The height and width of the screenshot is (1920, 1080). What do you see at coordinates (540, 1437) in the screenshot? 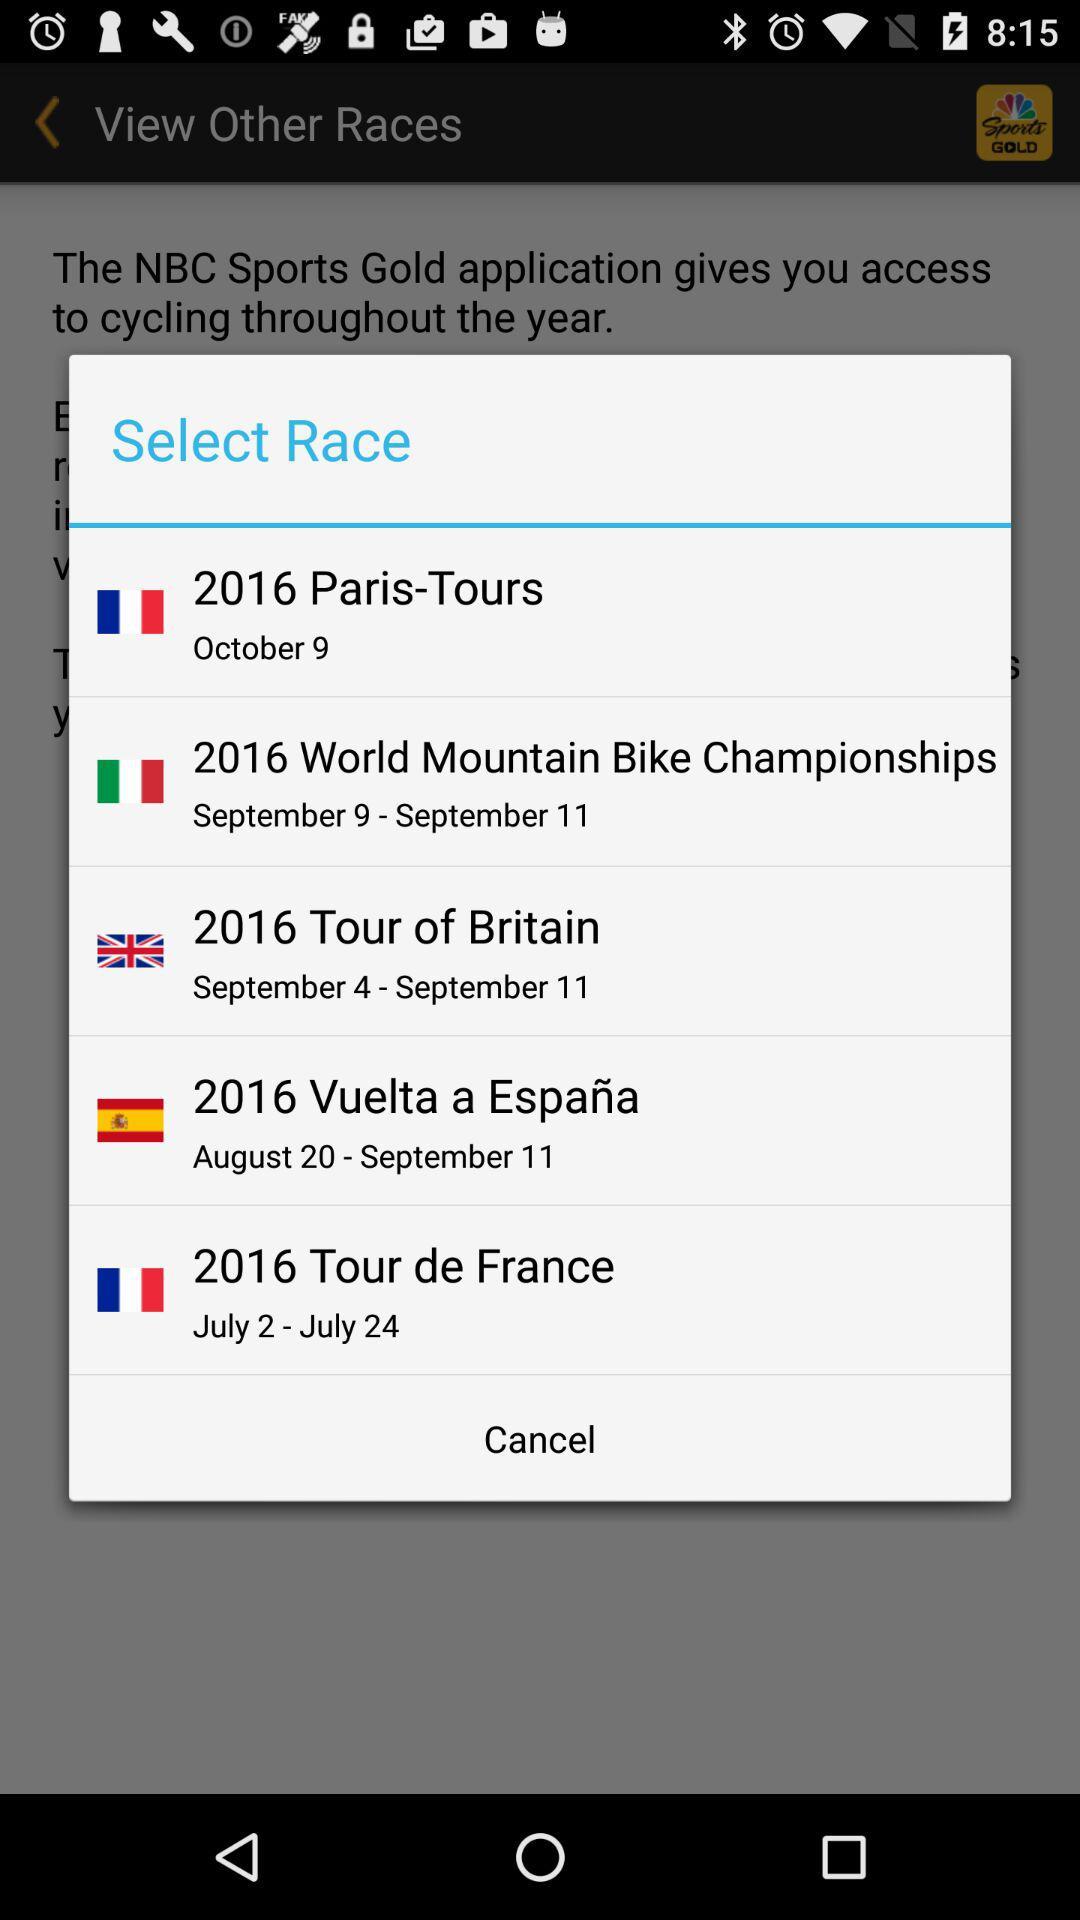
I see `the cancel item` at bounding box center [540, 1437].